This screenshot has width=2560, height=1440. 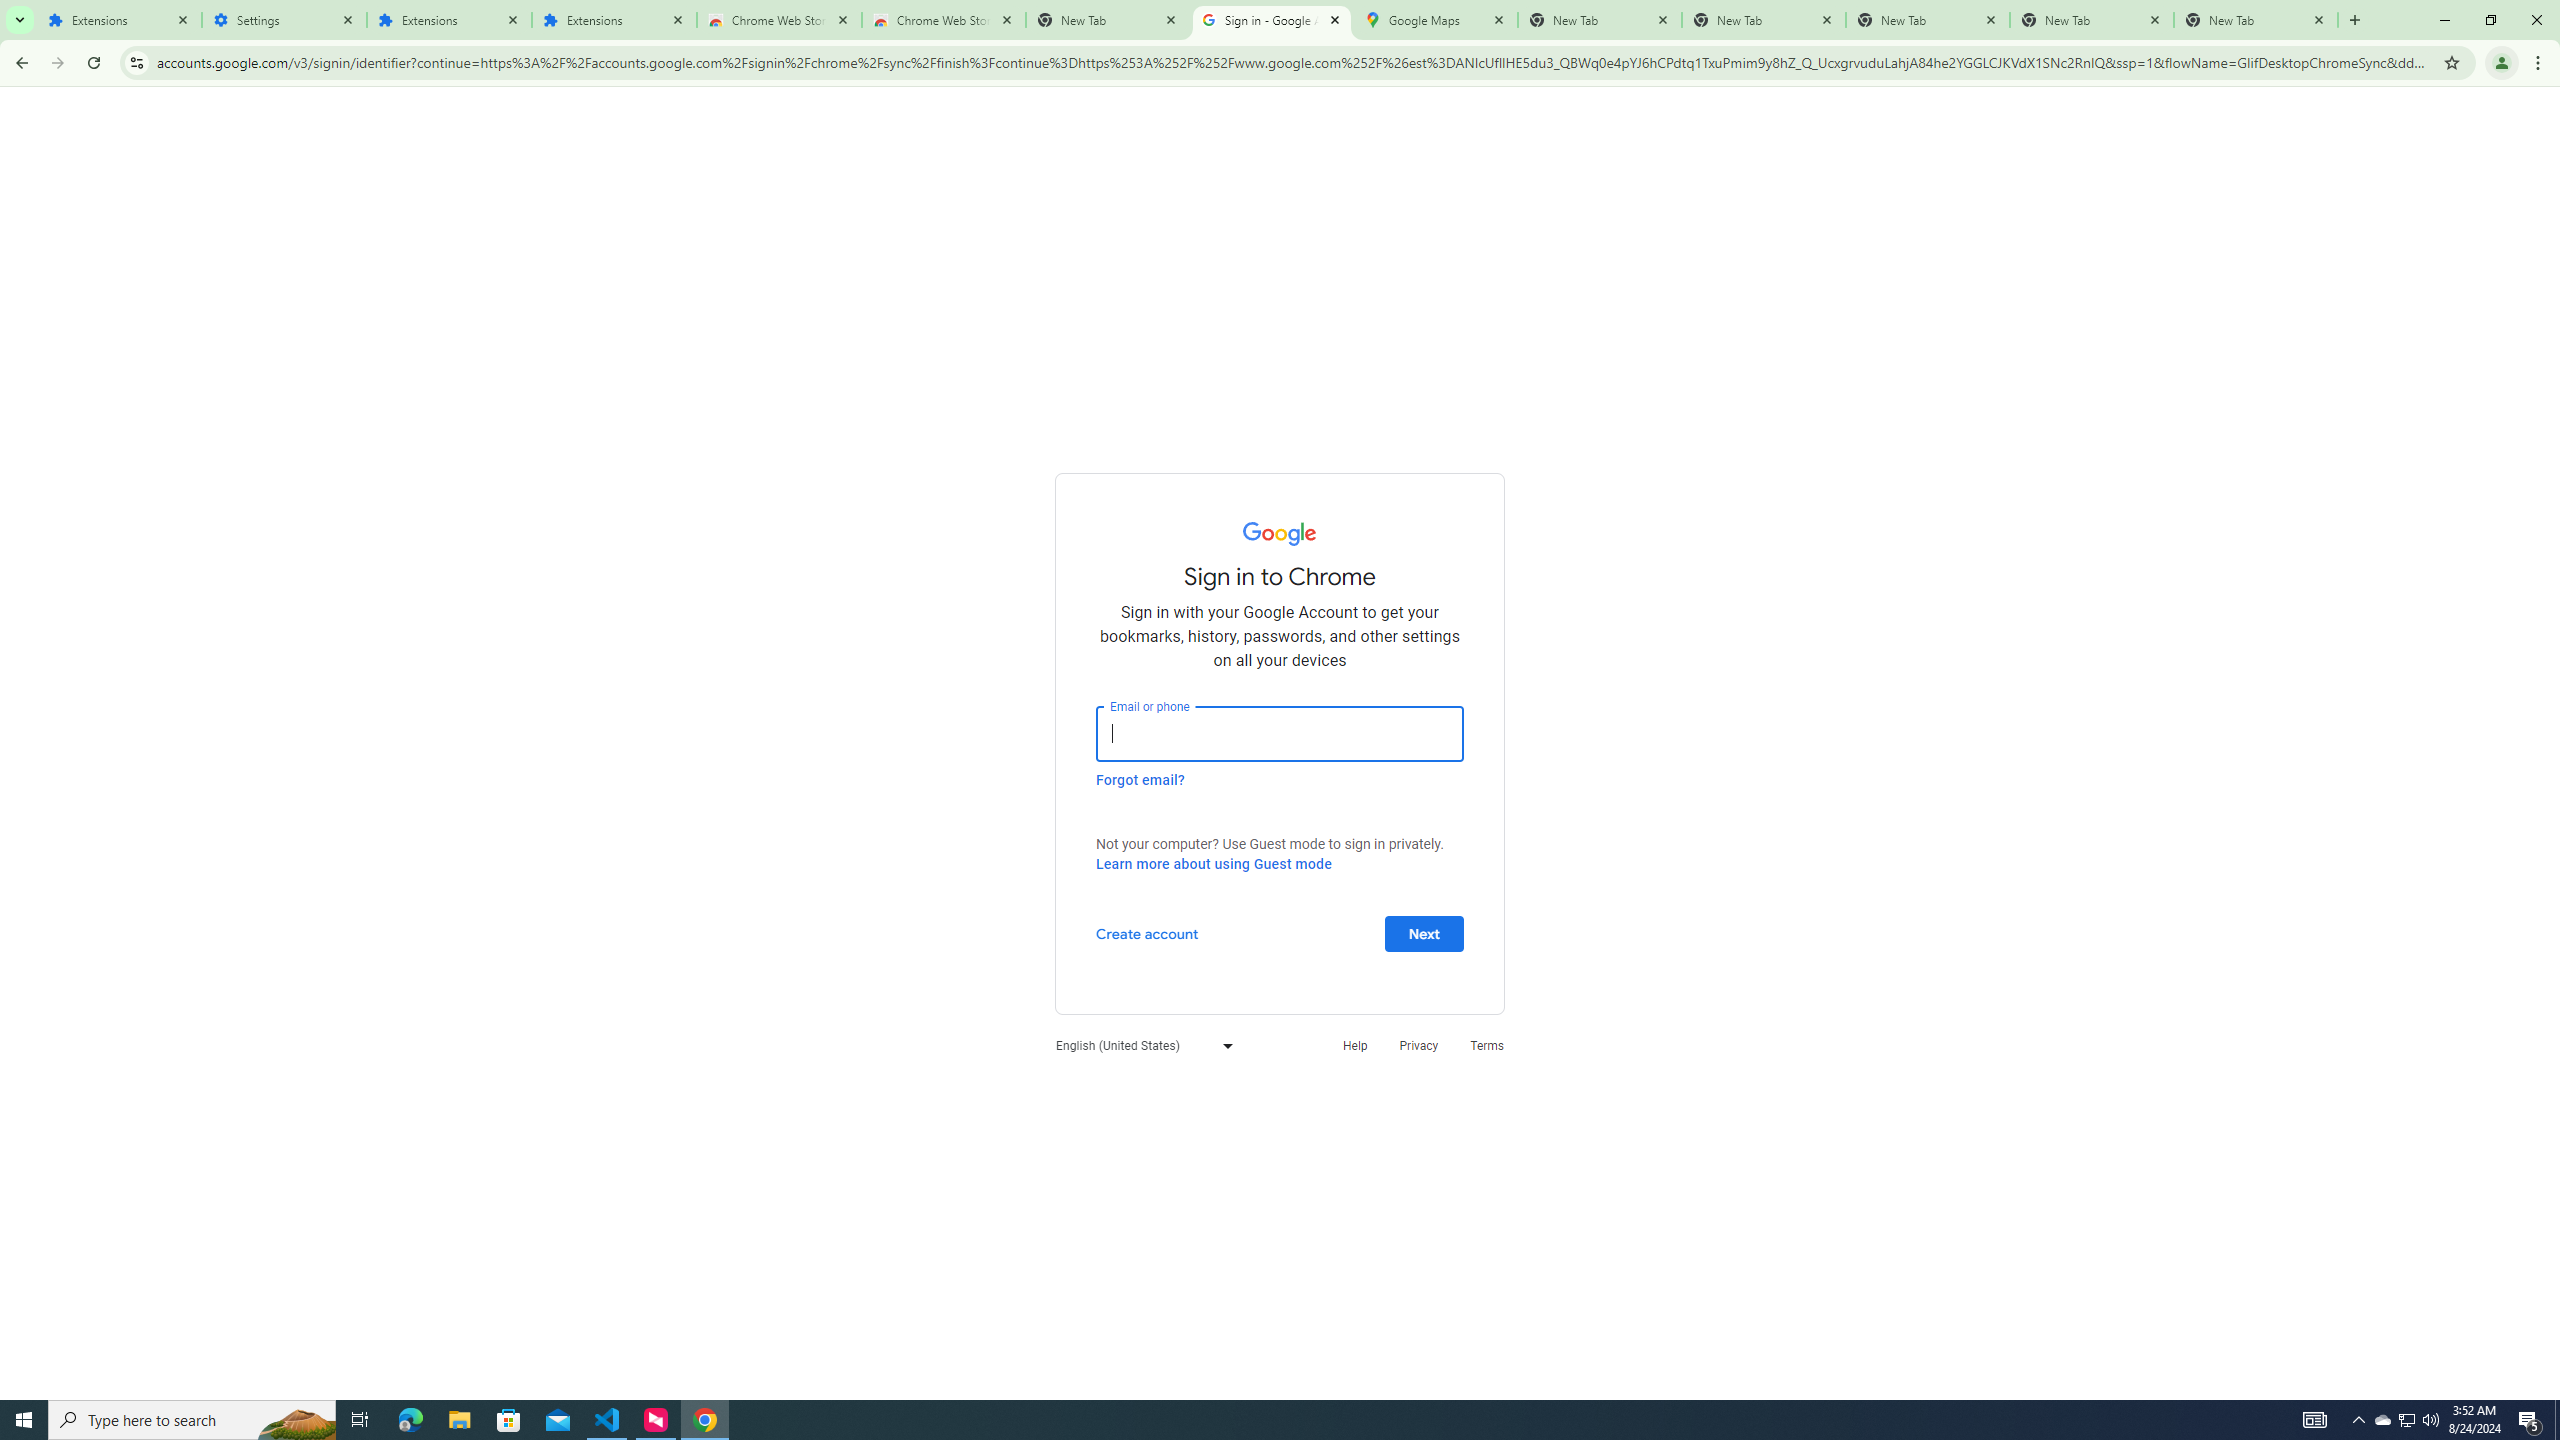 I want to click on 'Extensions', so click(x=448, y=19).